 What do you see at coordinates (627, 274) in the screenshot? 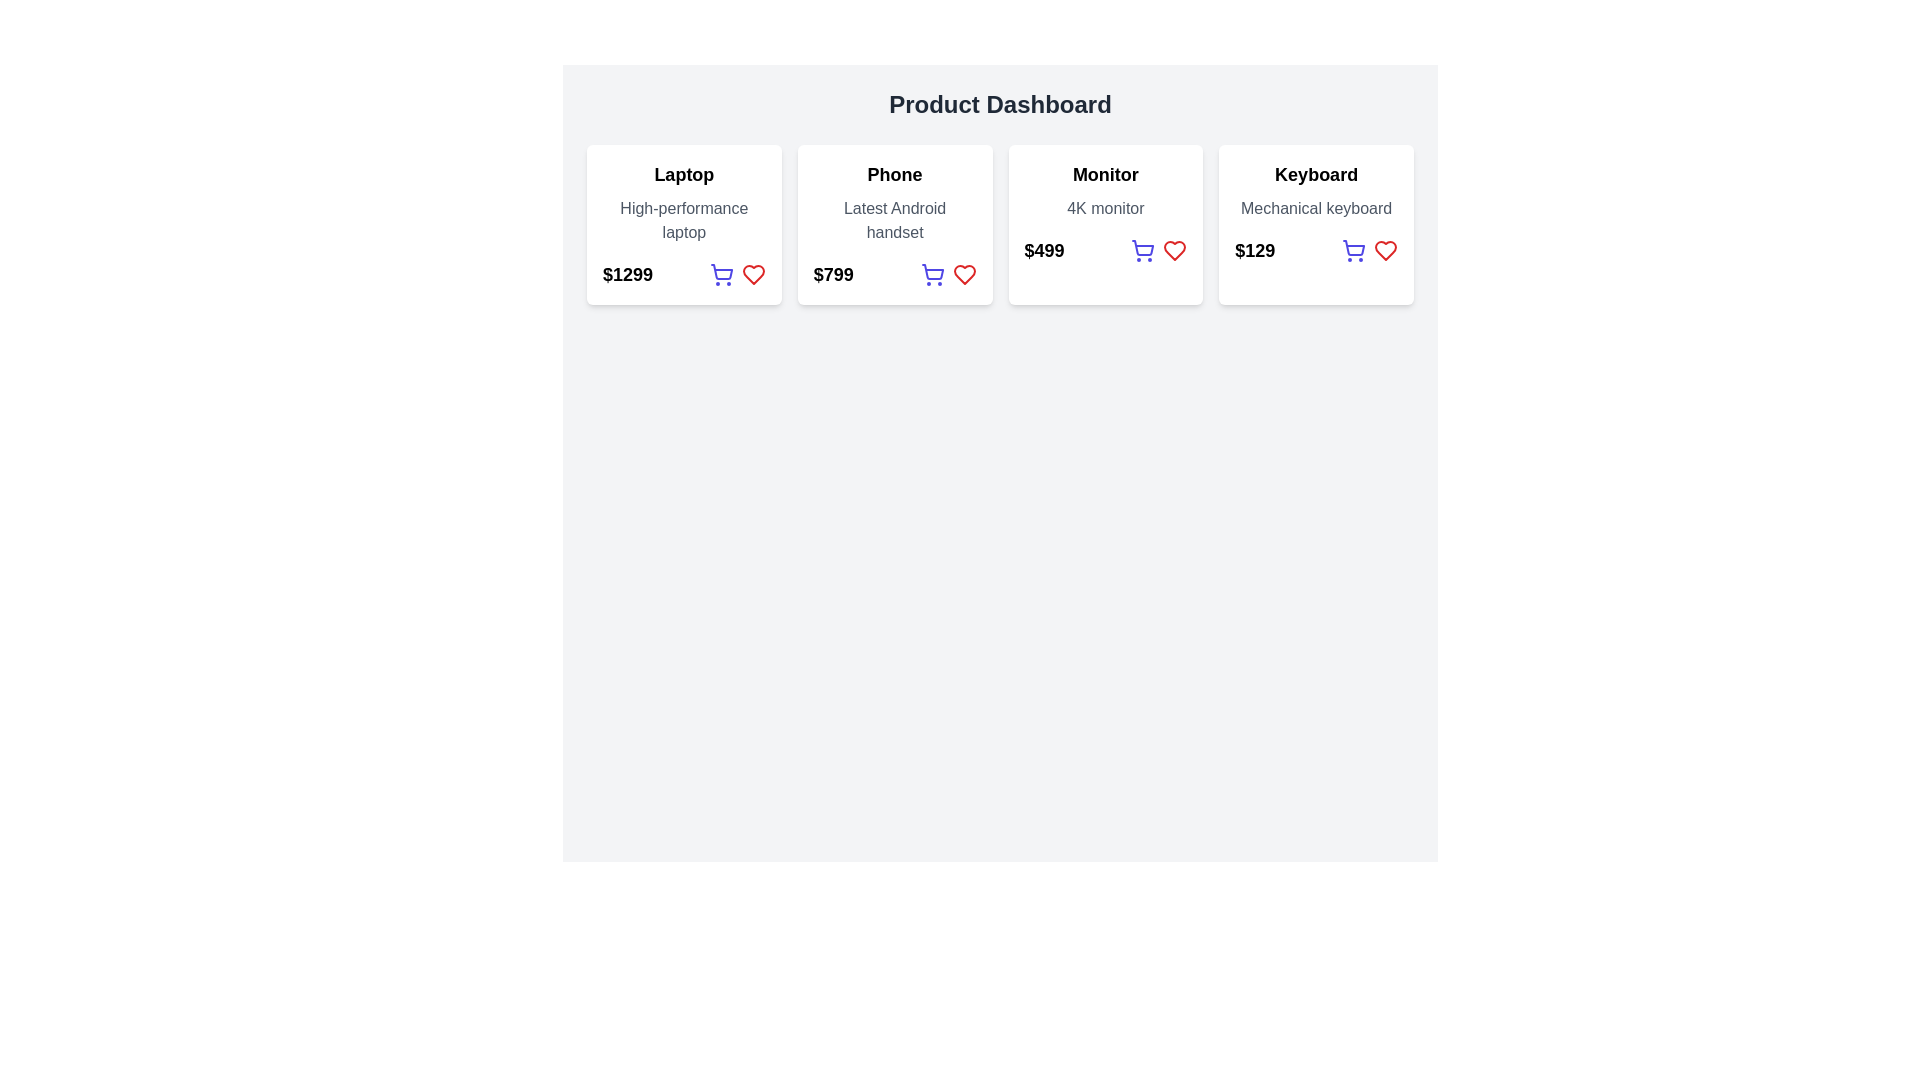
I see `on the bold, large text label displaying the price '$1299' in the top-left of the 'Product Dashboard' for the 'Laptop' product` at bounding box center [627, 274].